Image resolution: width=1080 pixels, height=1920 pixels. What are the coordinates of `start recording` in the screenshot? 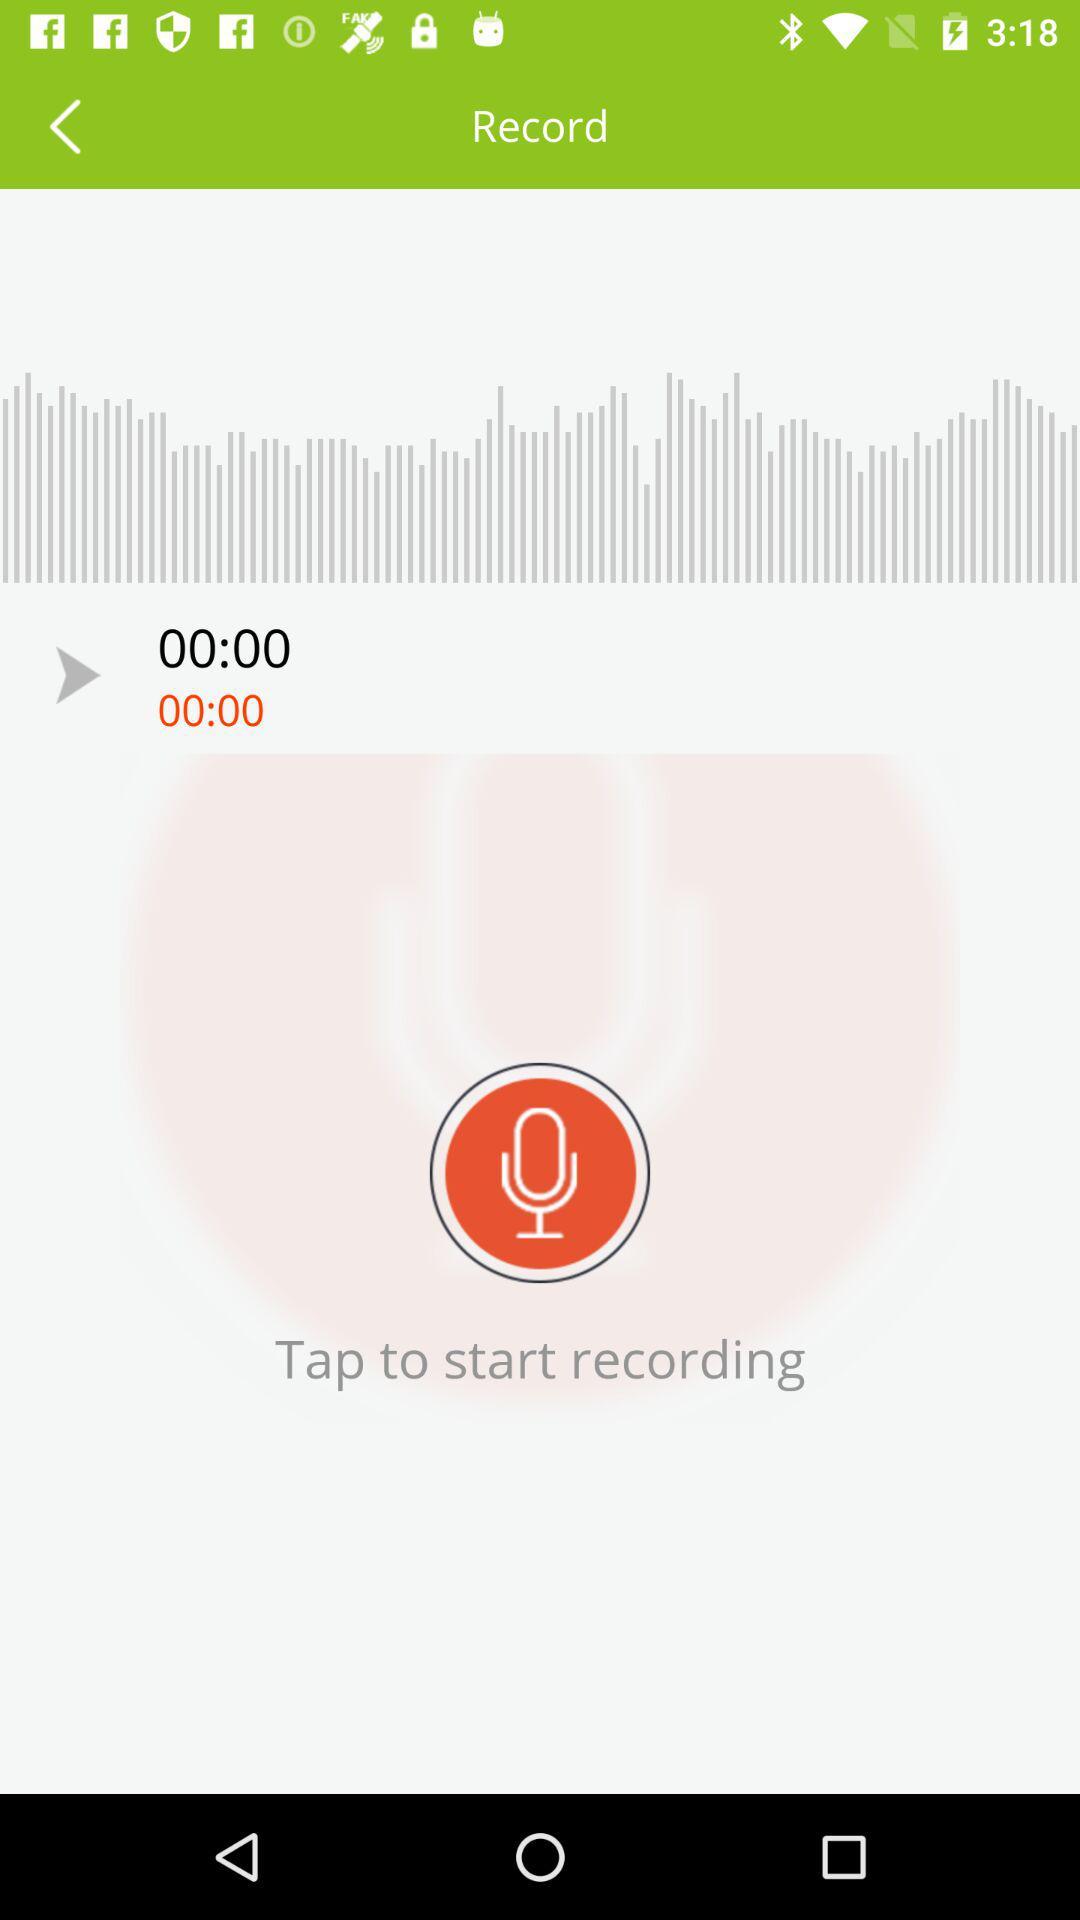 It's located at (540, 1172).